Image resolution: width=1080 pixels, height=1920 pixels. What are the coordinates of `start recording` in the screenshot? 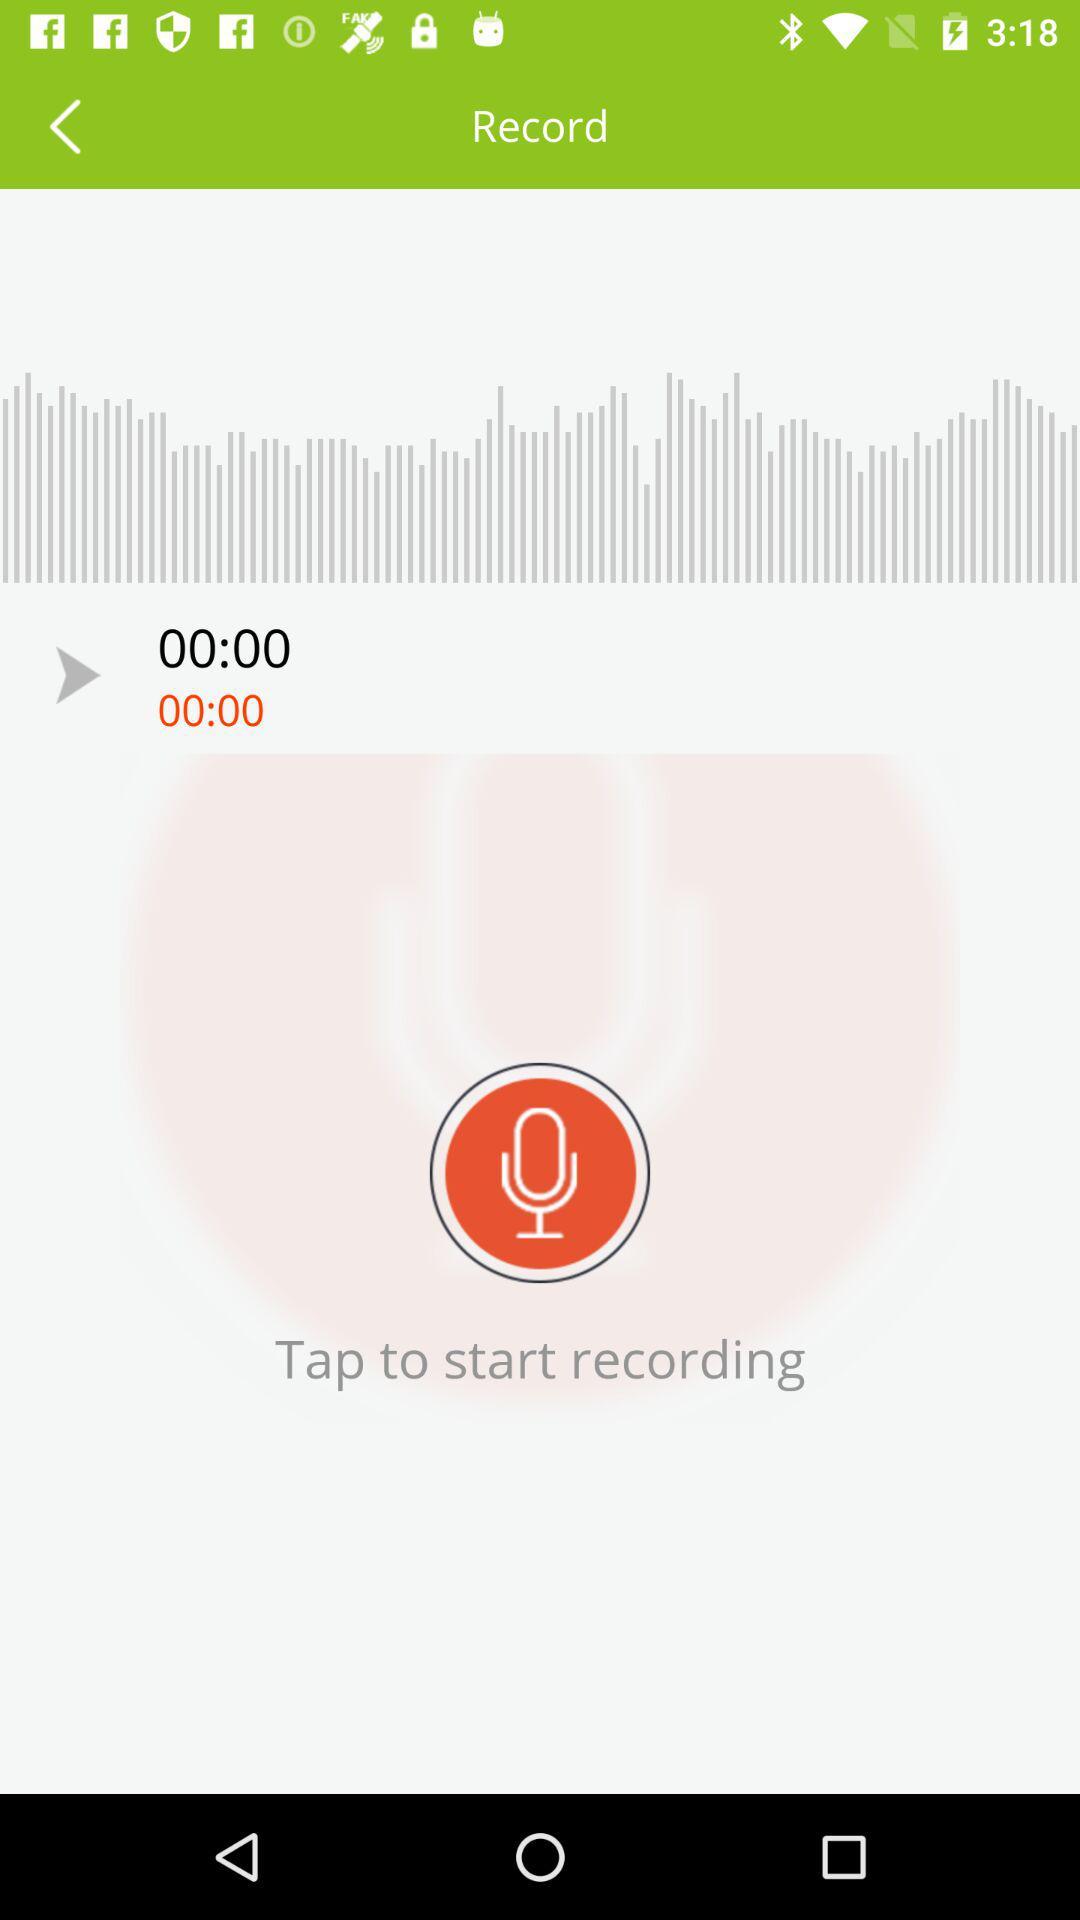 It's located at (540, 1172).